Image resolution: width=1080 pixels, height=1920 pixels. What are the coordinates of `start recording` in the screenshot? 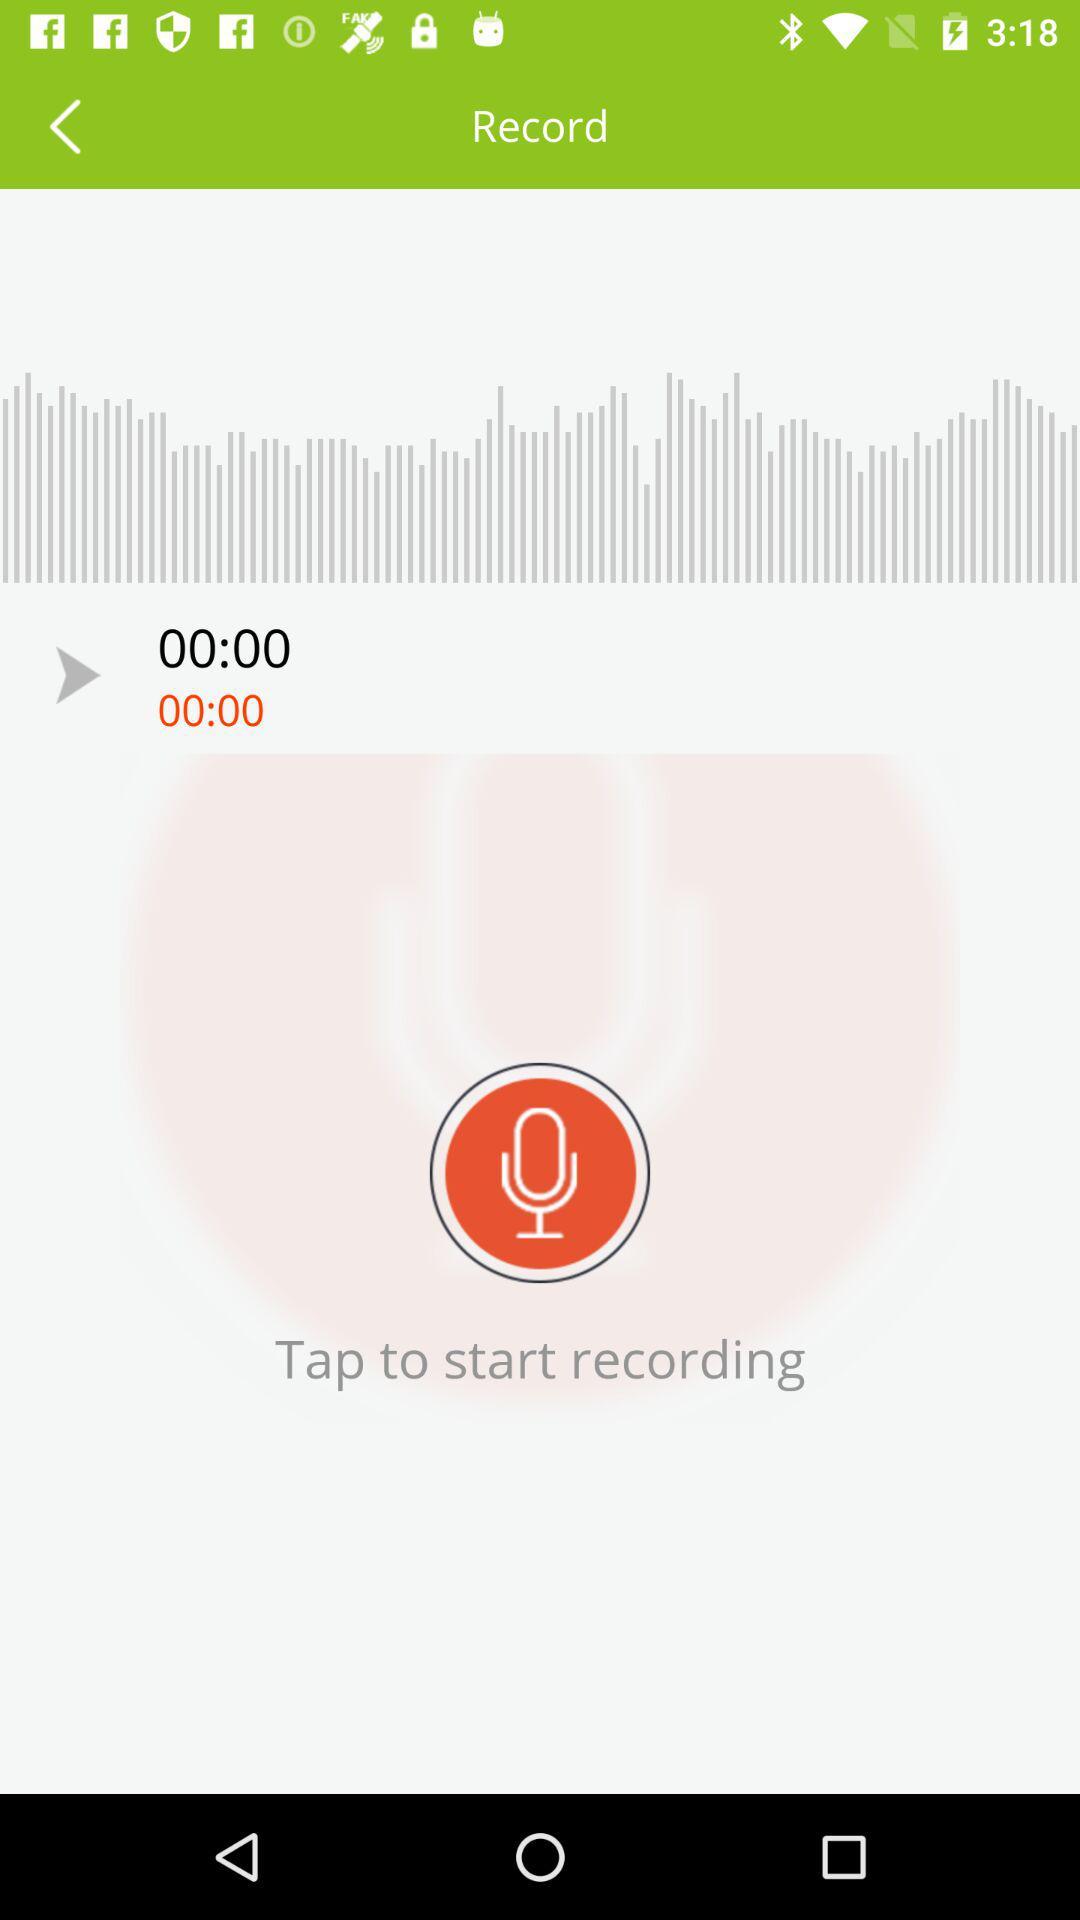 It's located at (540, 1172).